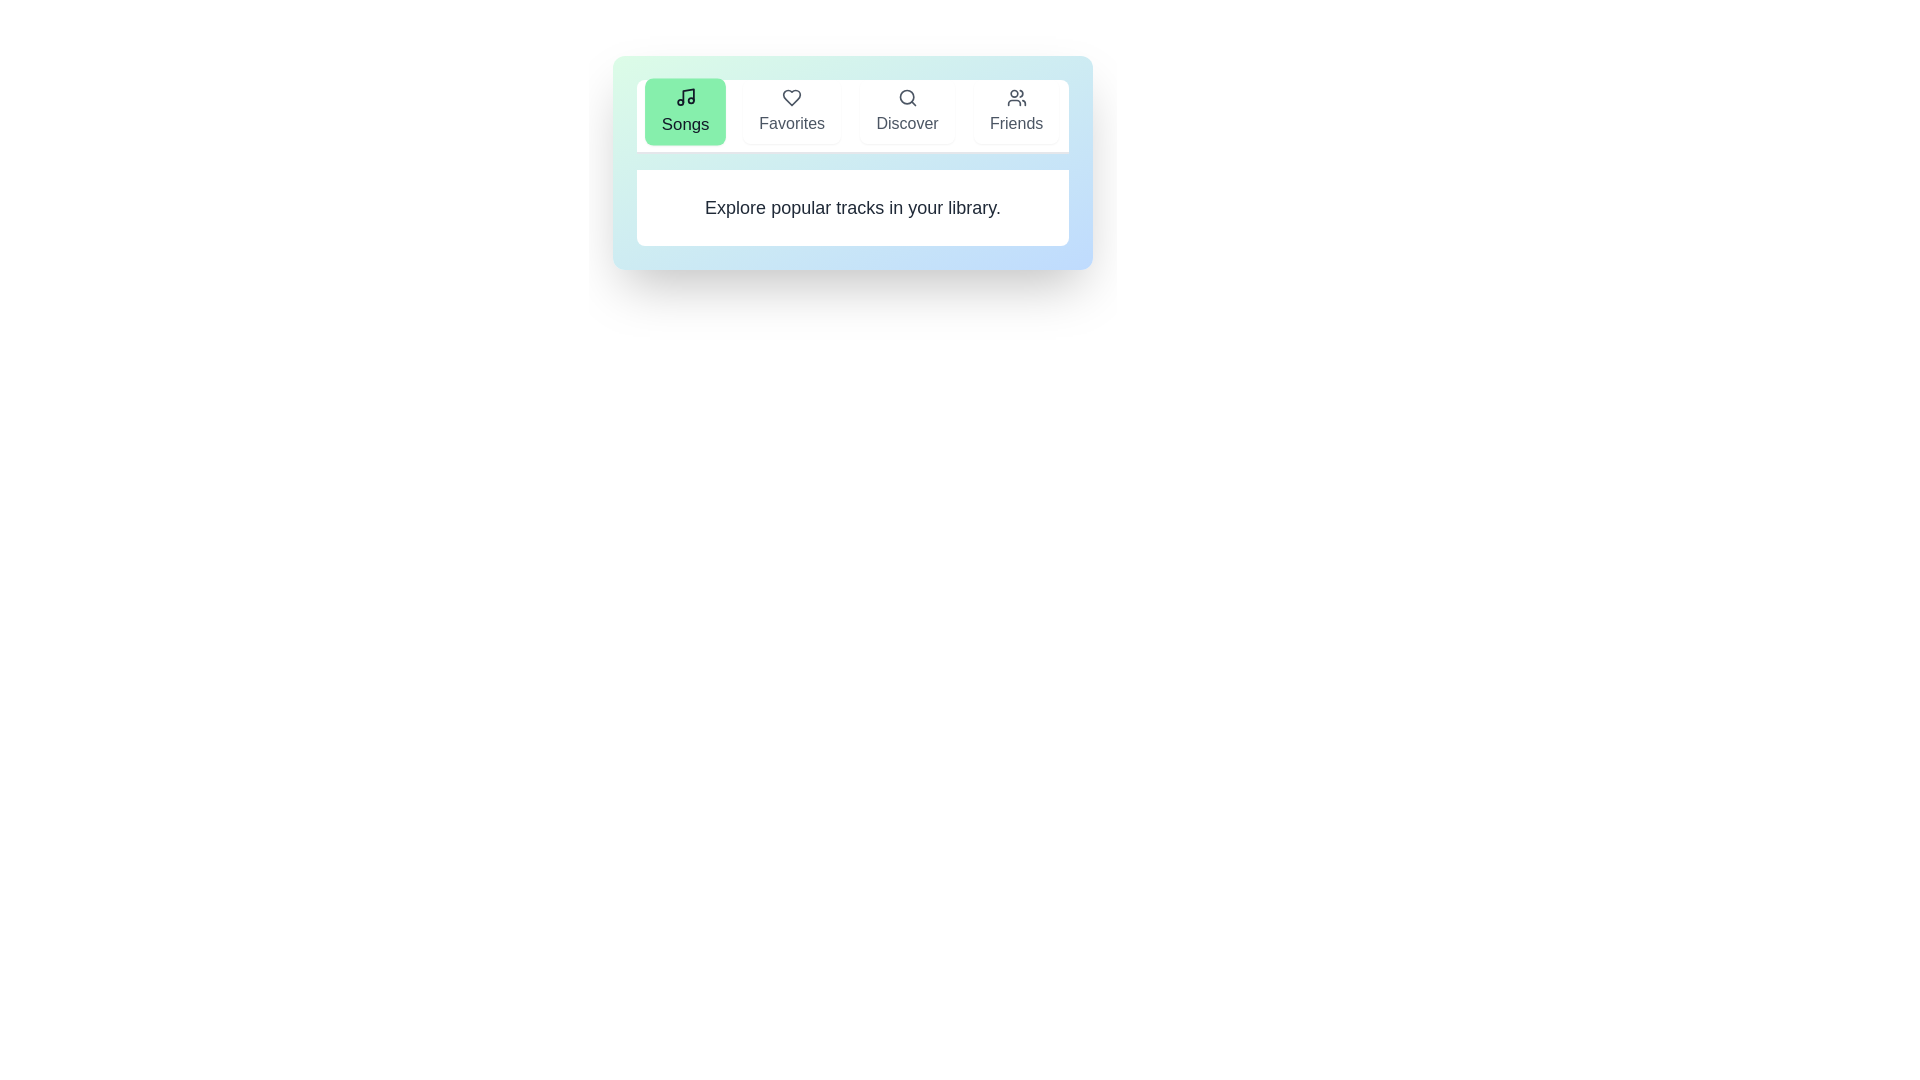 Image resolution: width=1920 pixels, height=1080 pixels. I want to click on the tab labeled Discover to observe its hover styling, so click(906, 111).